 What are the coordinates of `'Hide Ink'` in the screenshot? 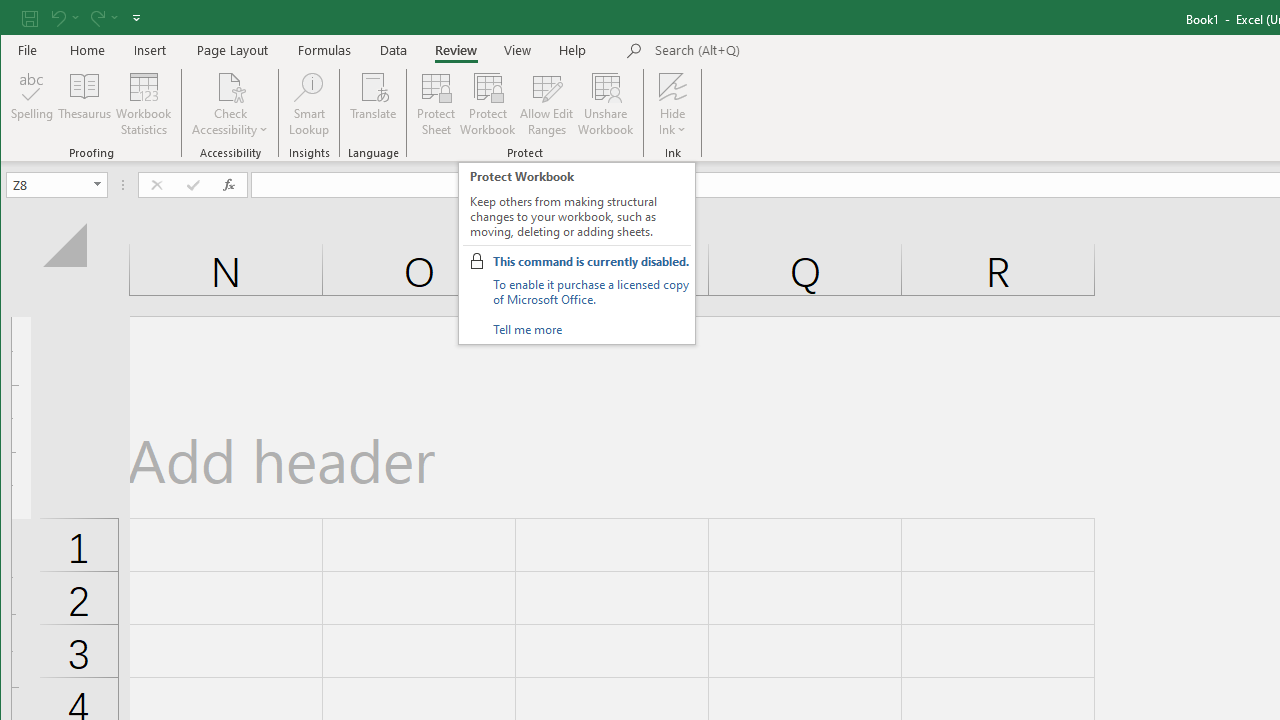 It's located at (672, 85).